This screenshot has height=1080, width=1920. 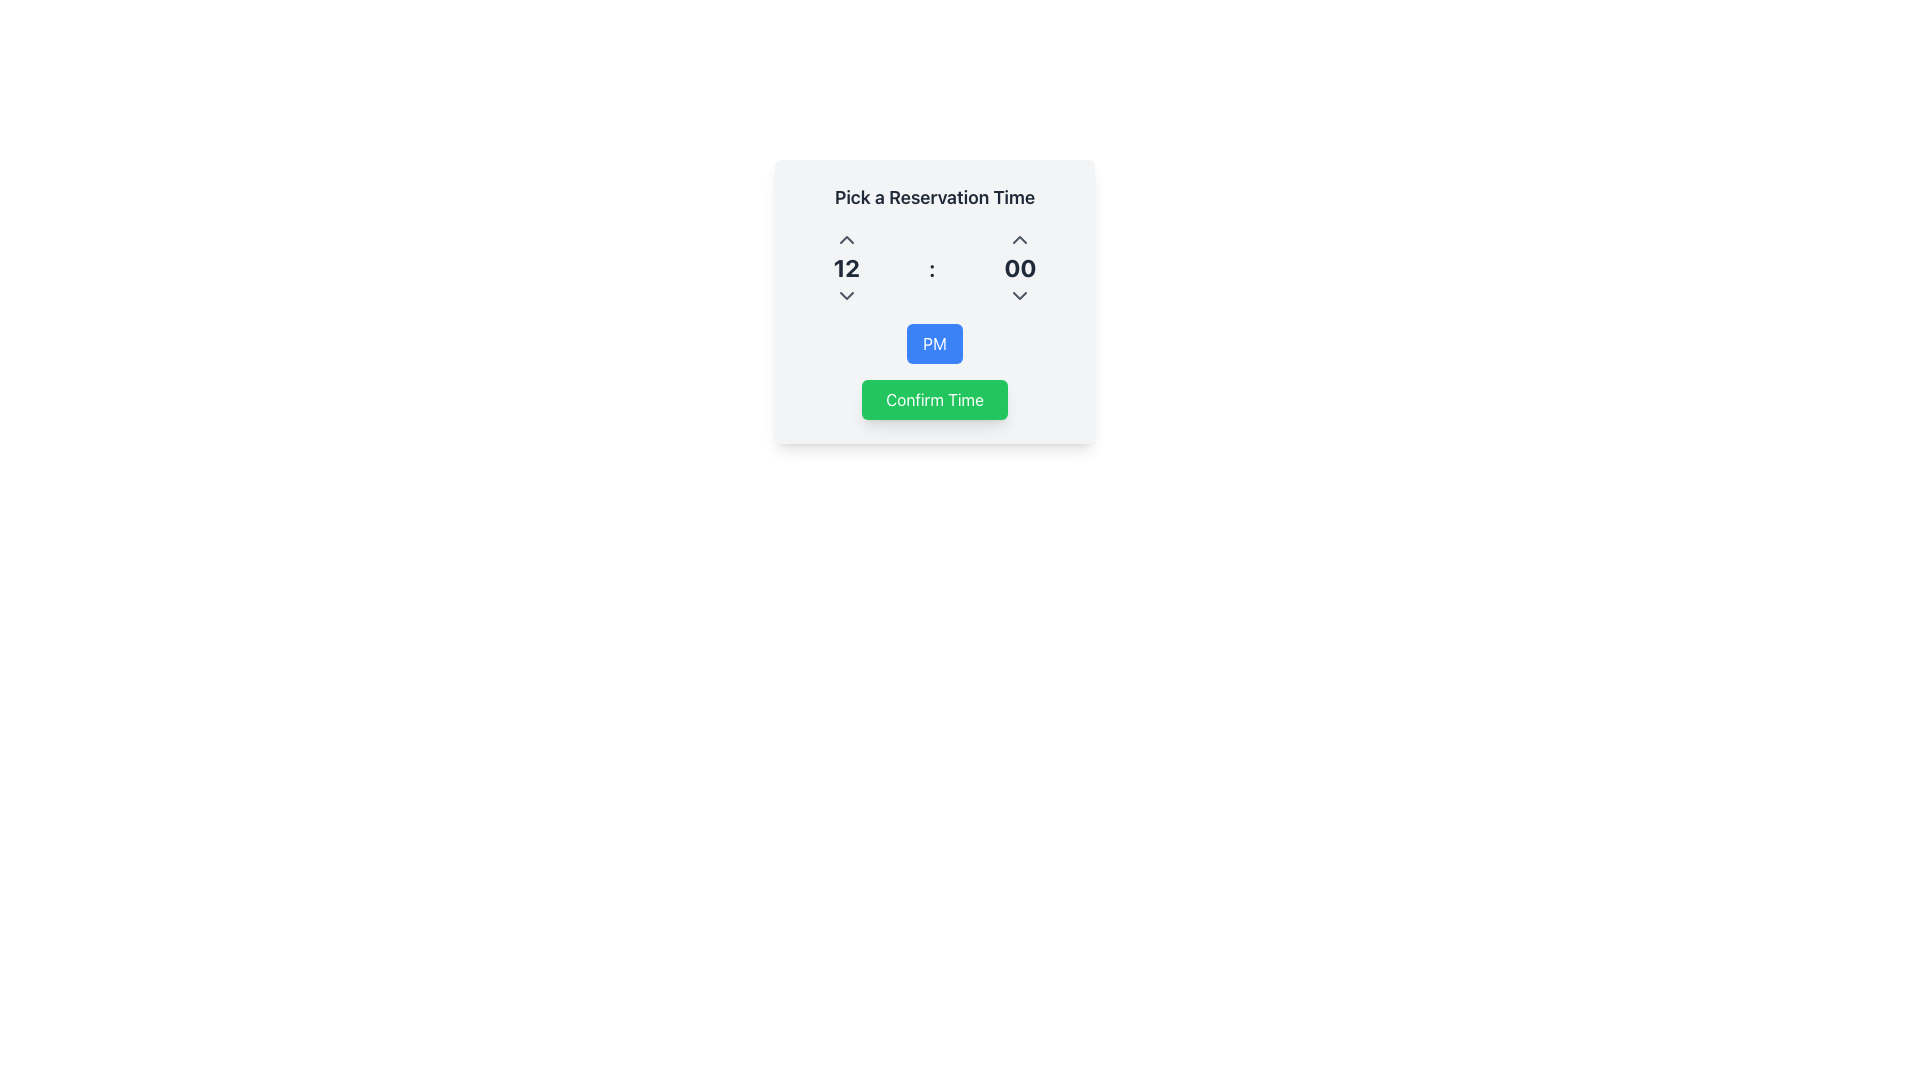 I want to click on the small gray triangular up-arrow icon located above the '00' in the minutes section of the time picker, so click(x=1020, y=238).